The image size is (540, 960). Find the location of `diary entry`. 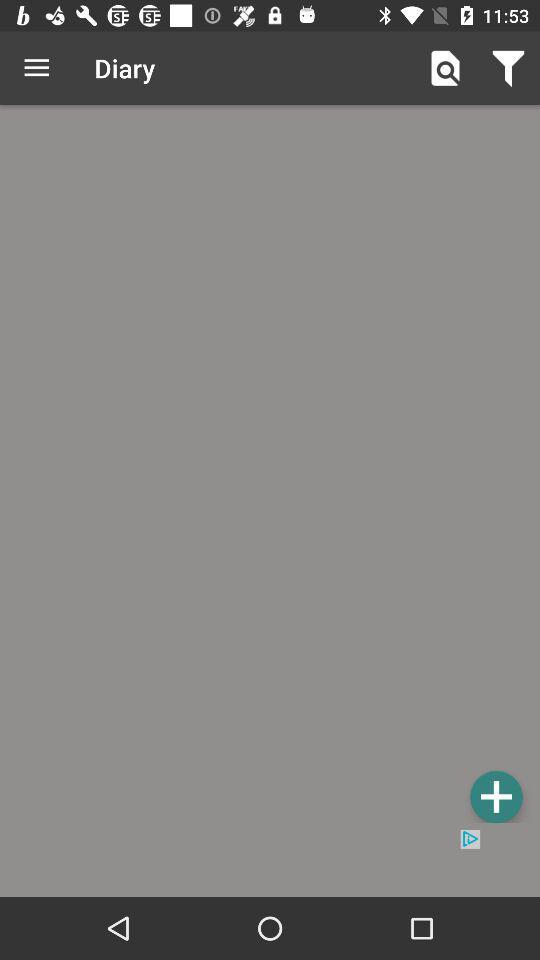

diary entry is located at coordinates (270, 467).